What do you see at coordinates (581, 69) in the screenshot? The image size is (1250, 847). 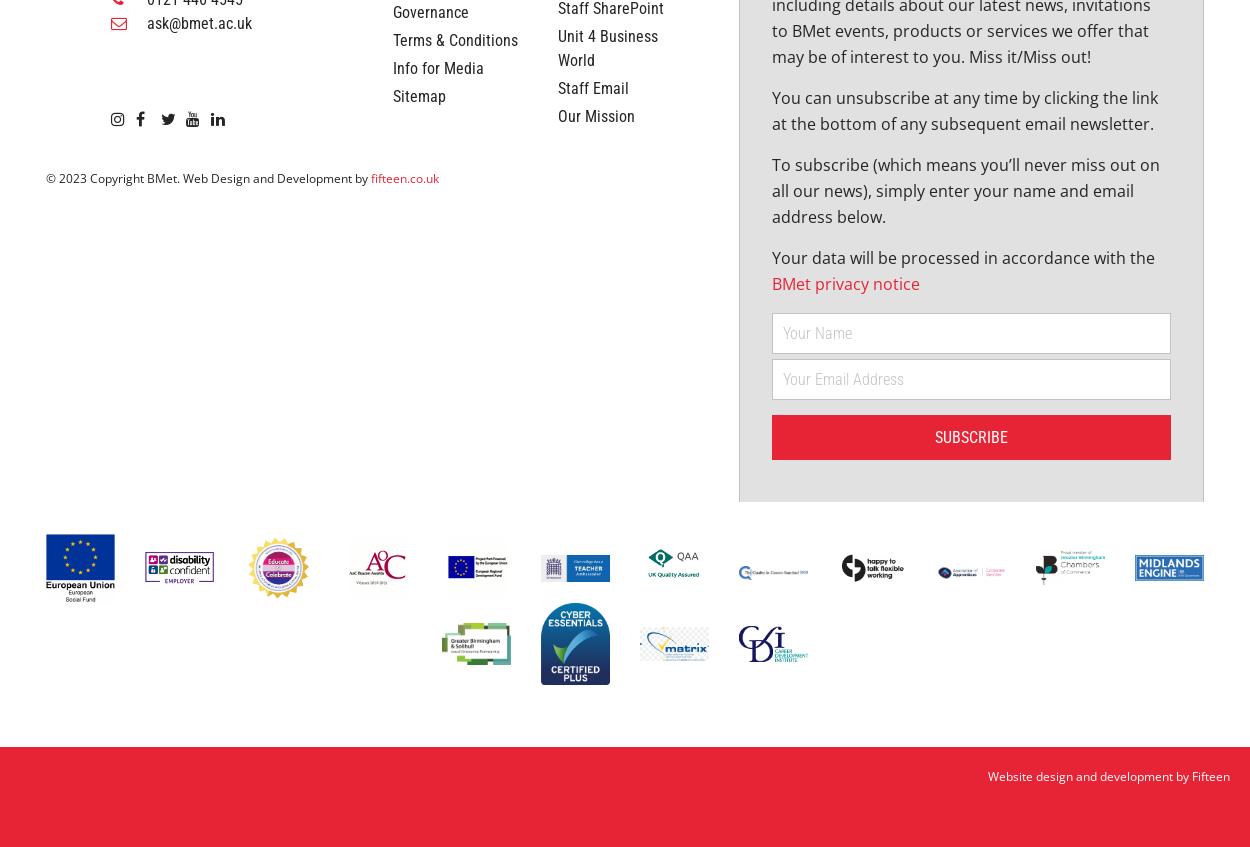 I see `'Moodle'` at bounding box center [581, 69].